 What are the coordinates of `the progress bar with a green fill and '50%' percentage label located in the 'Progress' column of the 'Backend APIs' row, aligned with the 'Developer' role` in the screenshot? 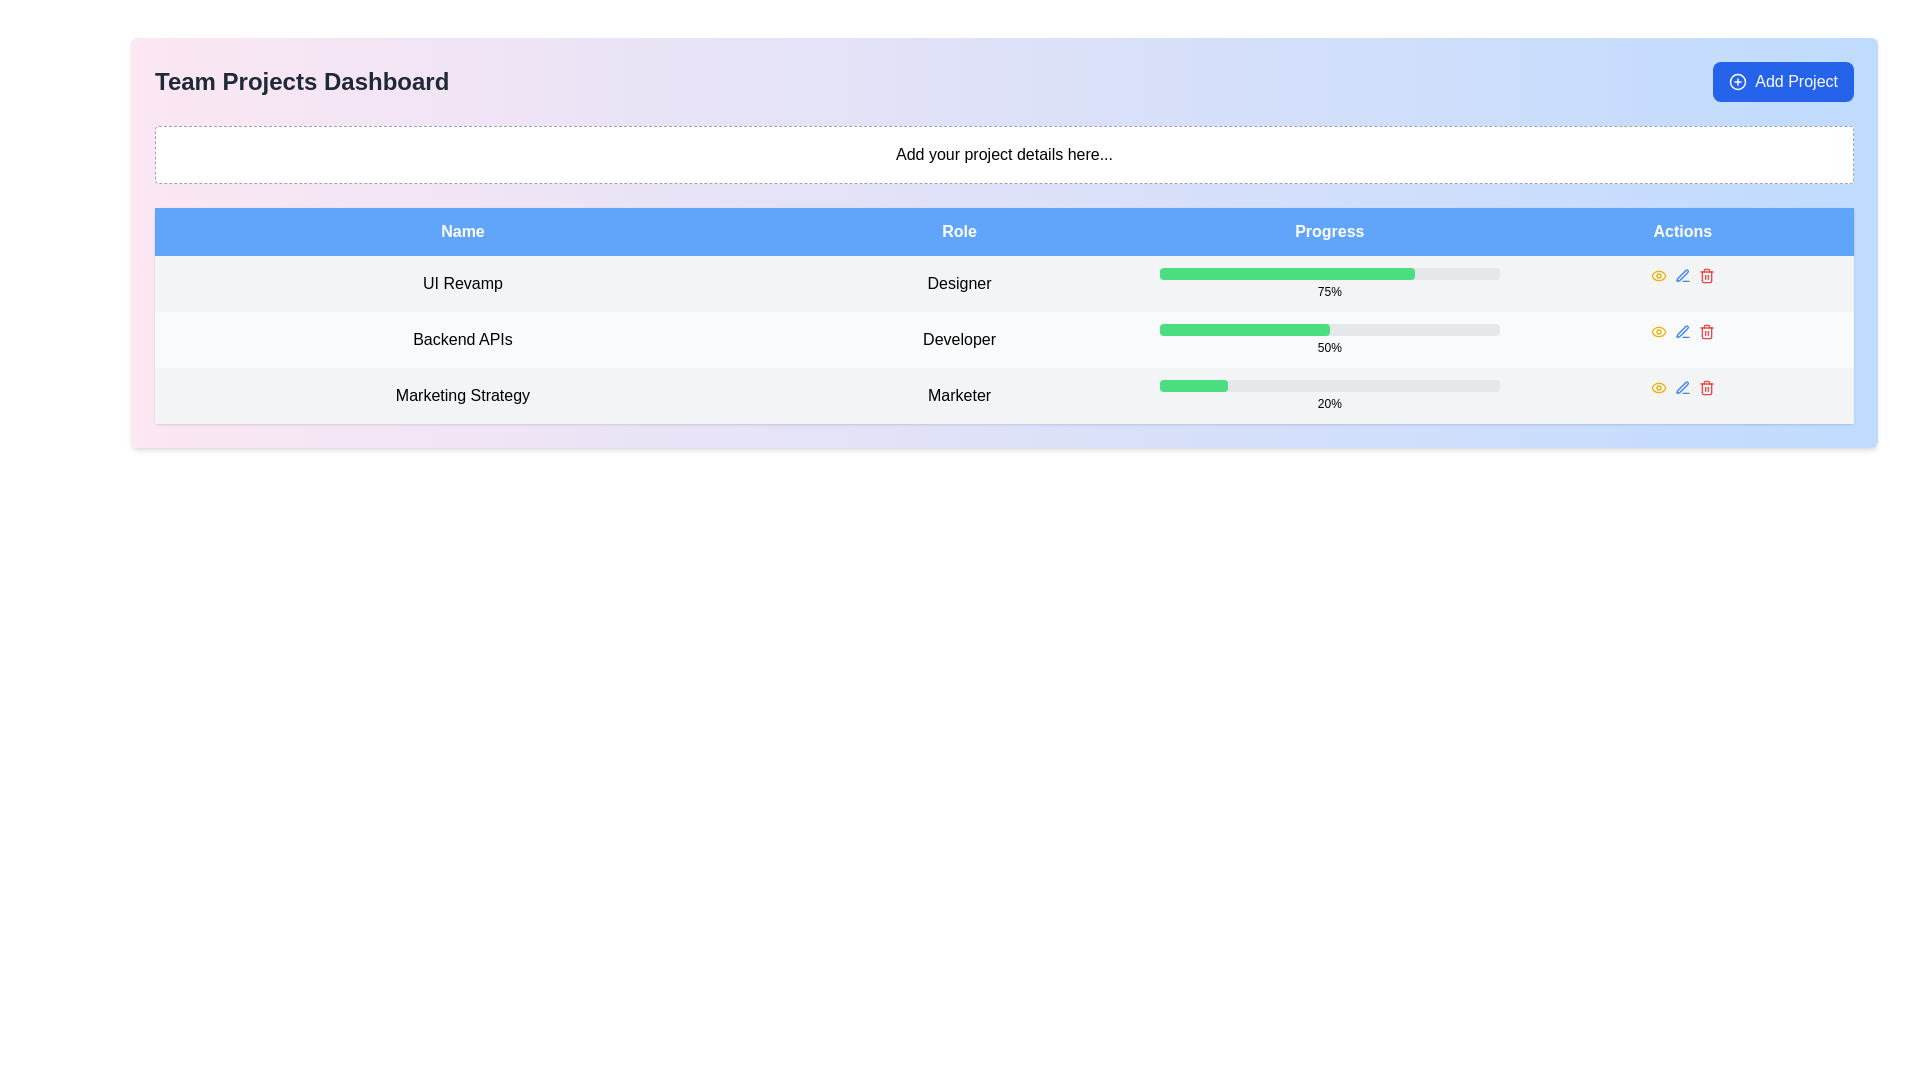 It's located at (1329, 338).